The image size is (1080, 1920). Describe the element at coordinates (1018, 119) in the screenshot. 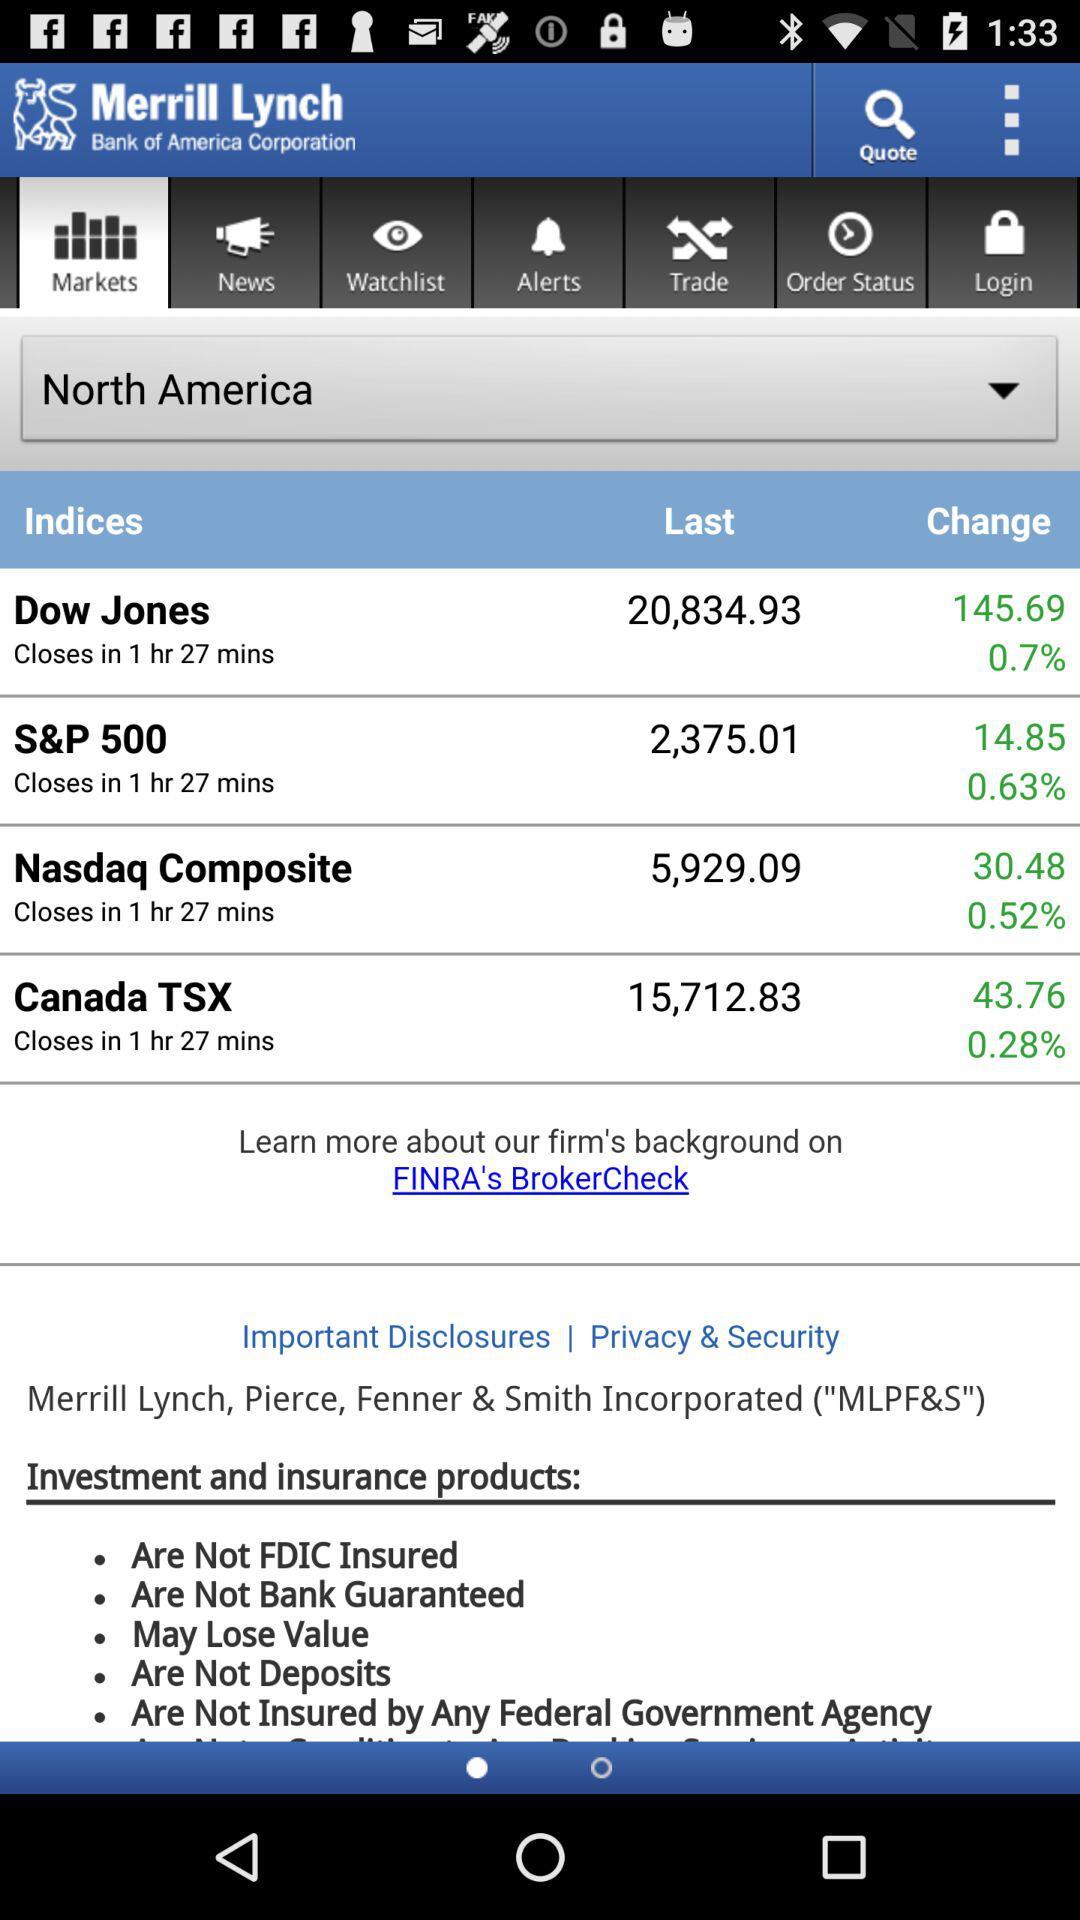

I see `settings` at that location.